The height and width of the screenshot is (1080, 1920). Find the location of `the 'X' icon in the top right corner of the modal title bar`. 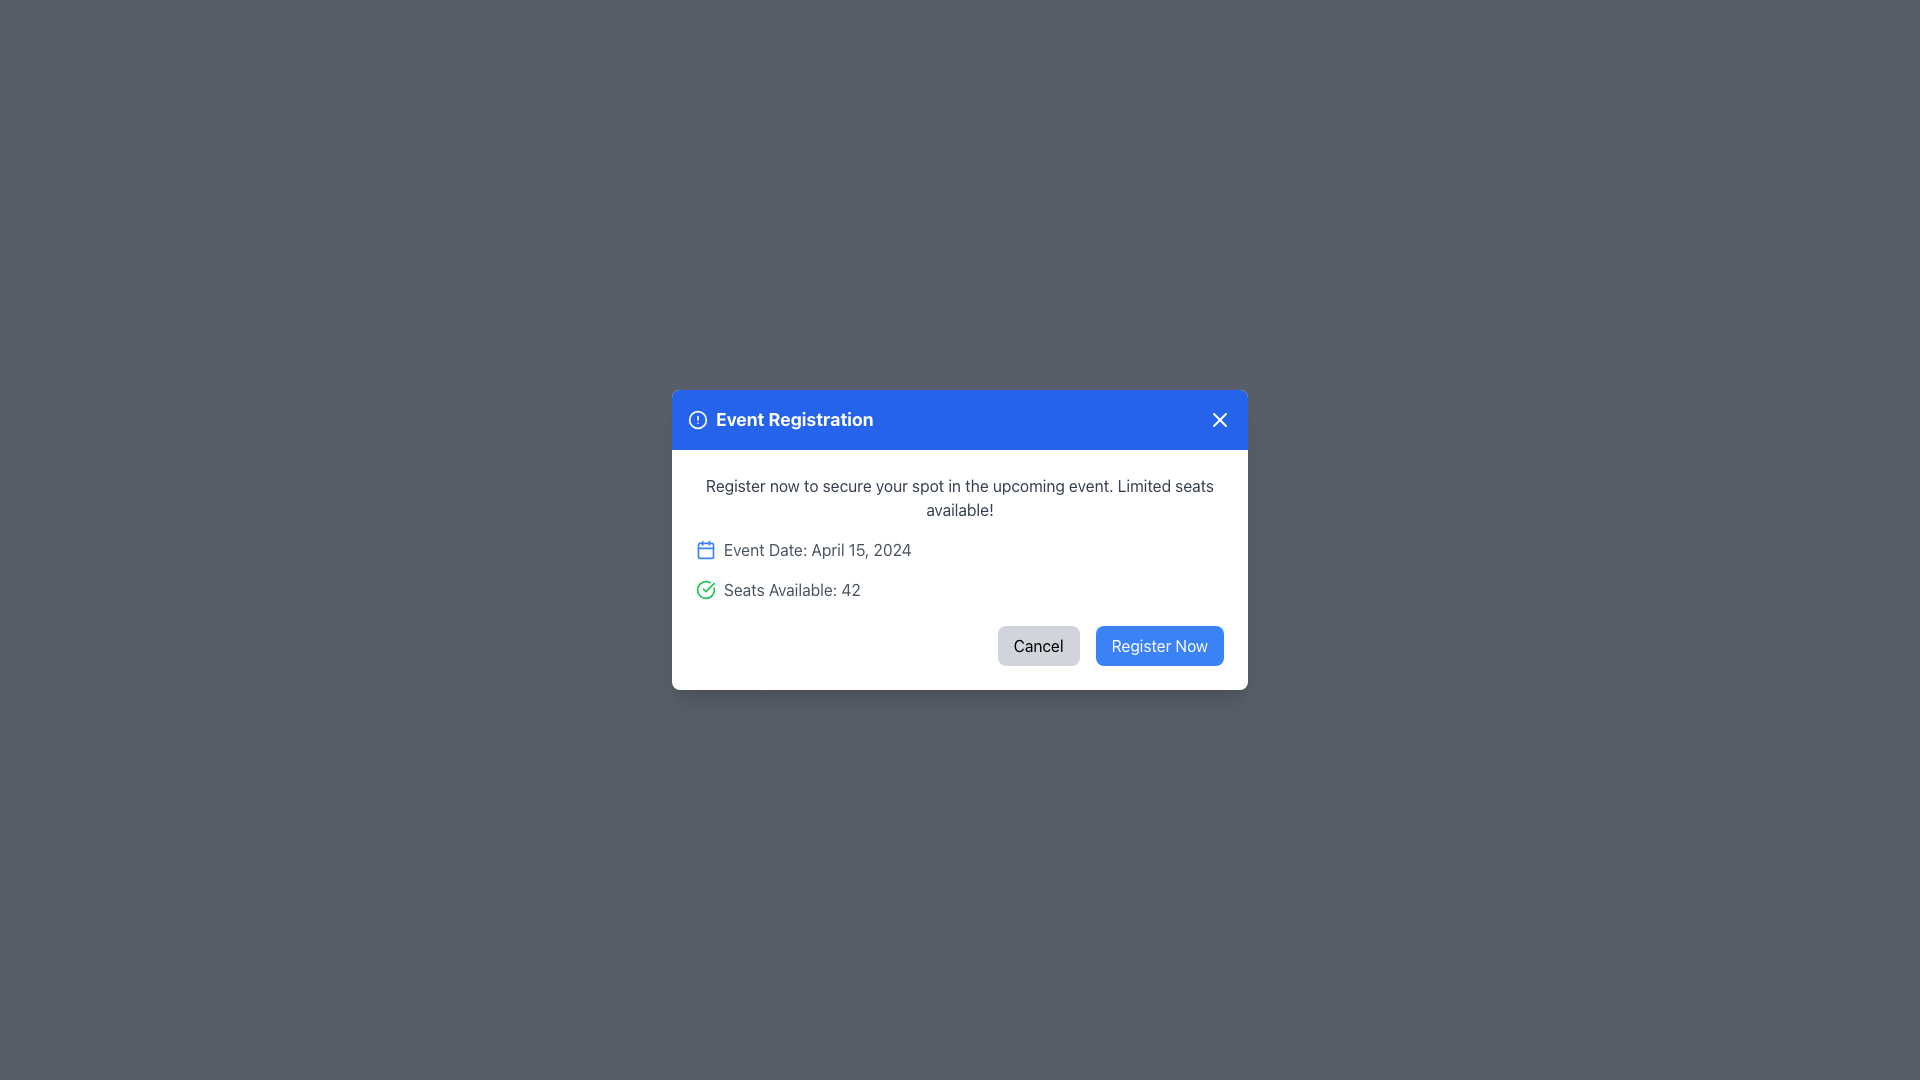

the 'X' icon in the top right corner of the modal title bar is located at coordinates (1218, 419).